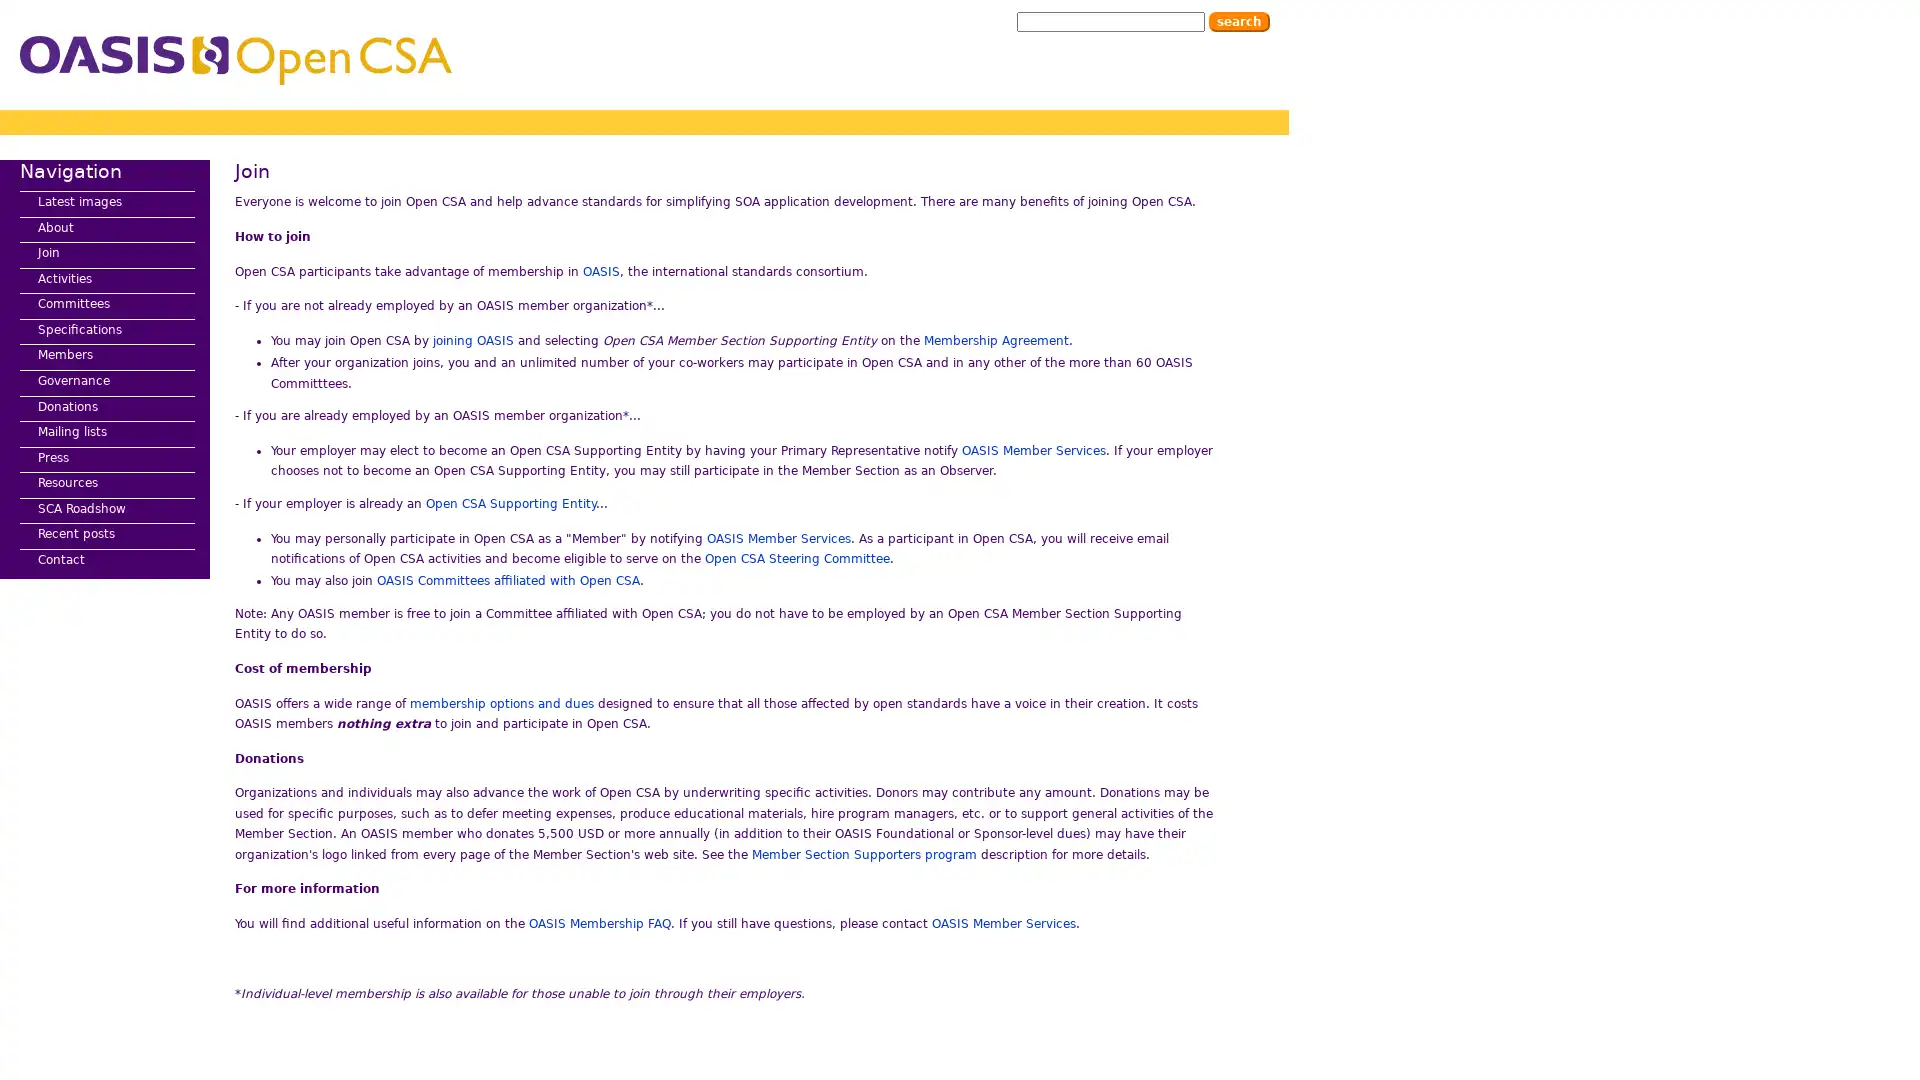 The height and width of the screenshot is (1080, 1920). What do you see at coordinates (1238, 22) in the screenshot?
I see `Search` at bounding box center [1238, 22].